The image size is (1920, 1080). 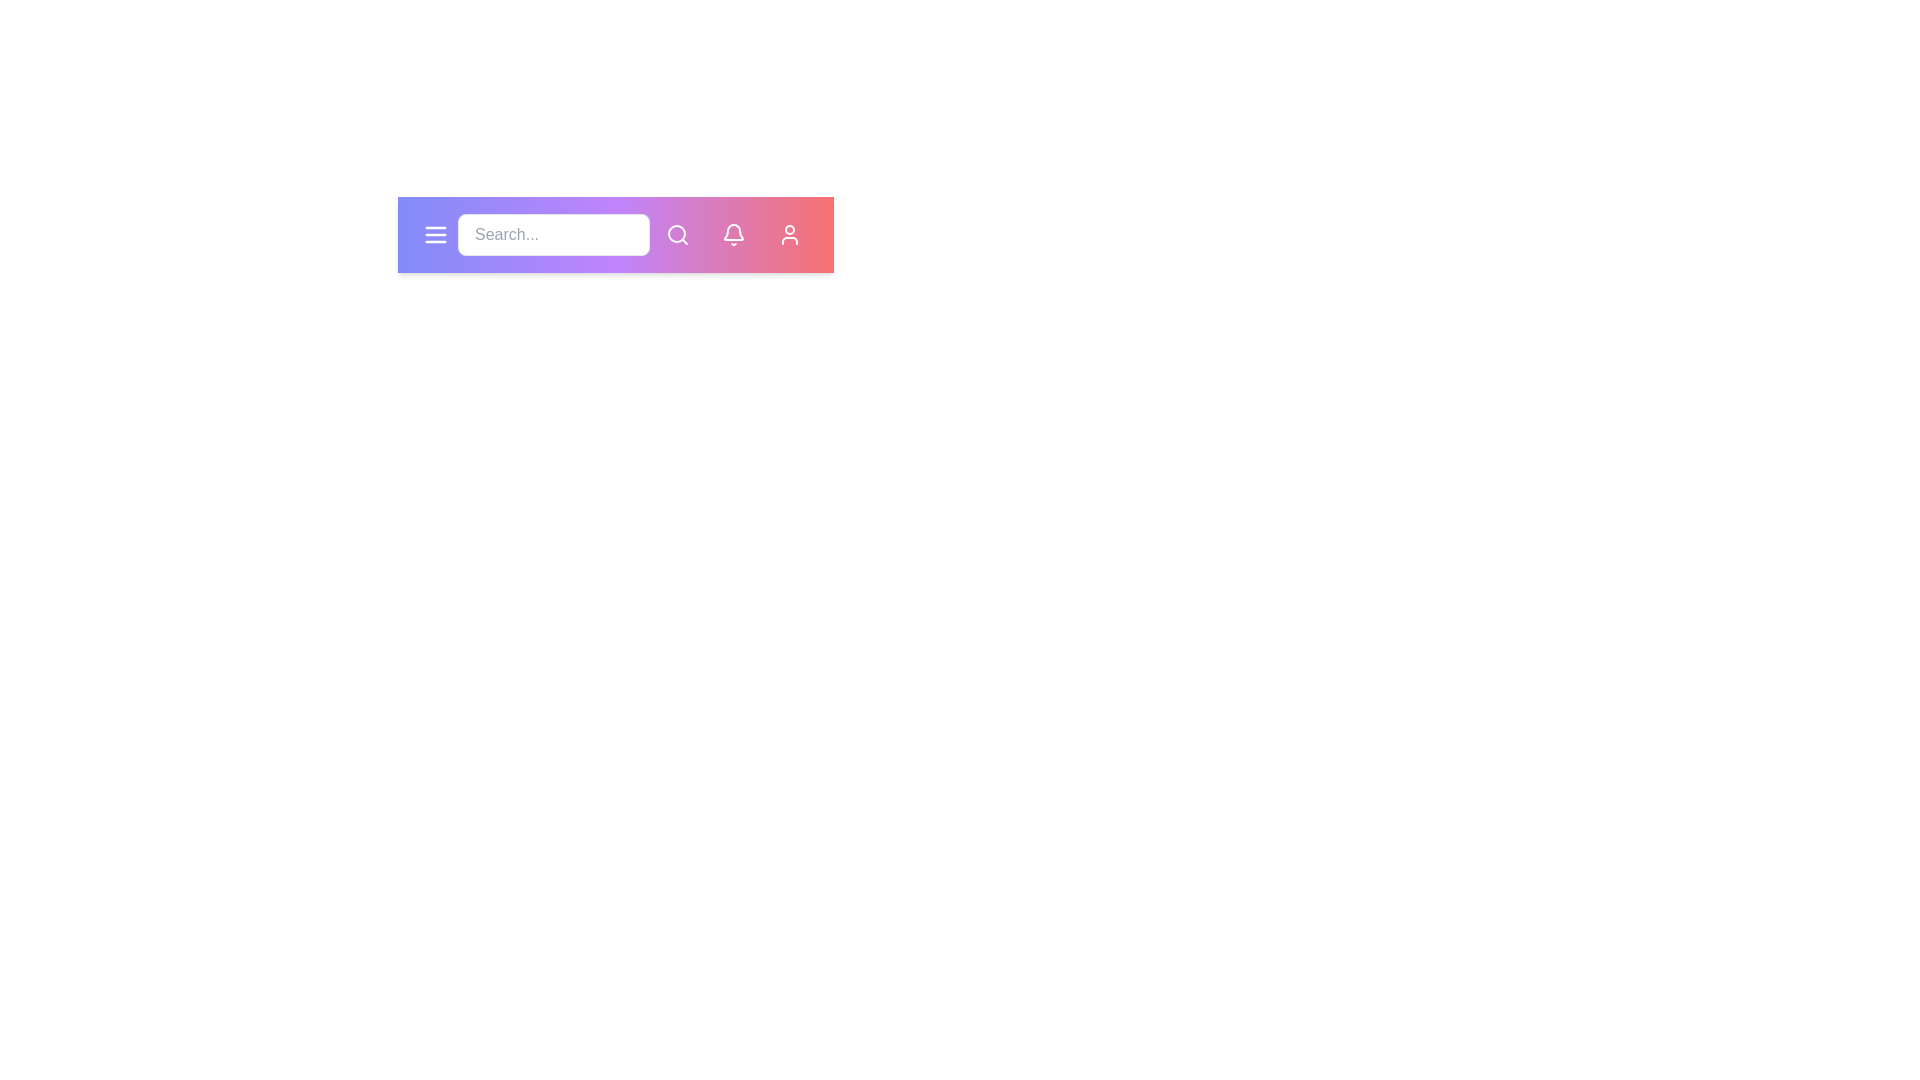 What do you see at coordinates (733, 234) in the screenshot?
I see `the notifications button` at bounding box center [733, 234].